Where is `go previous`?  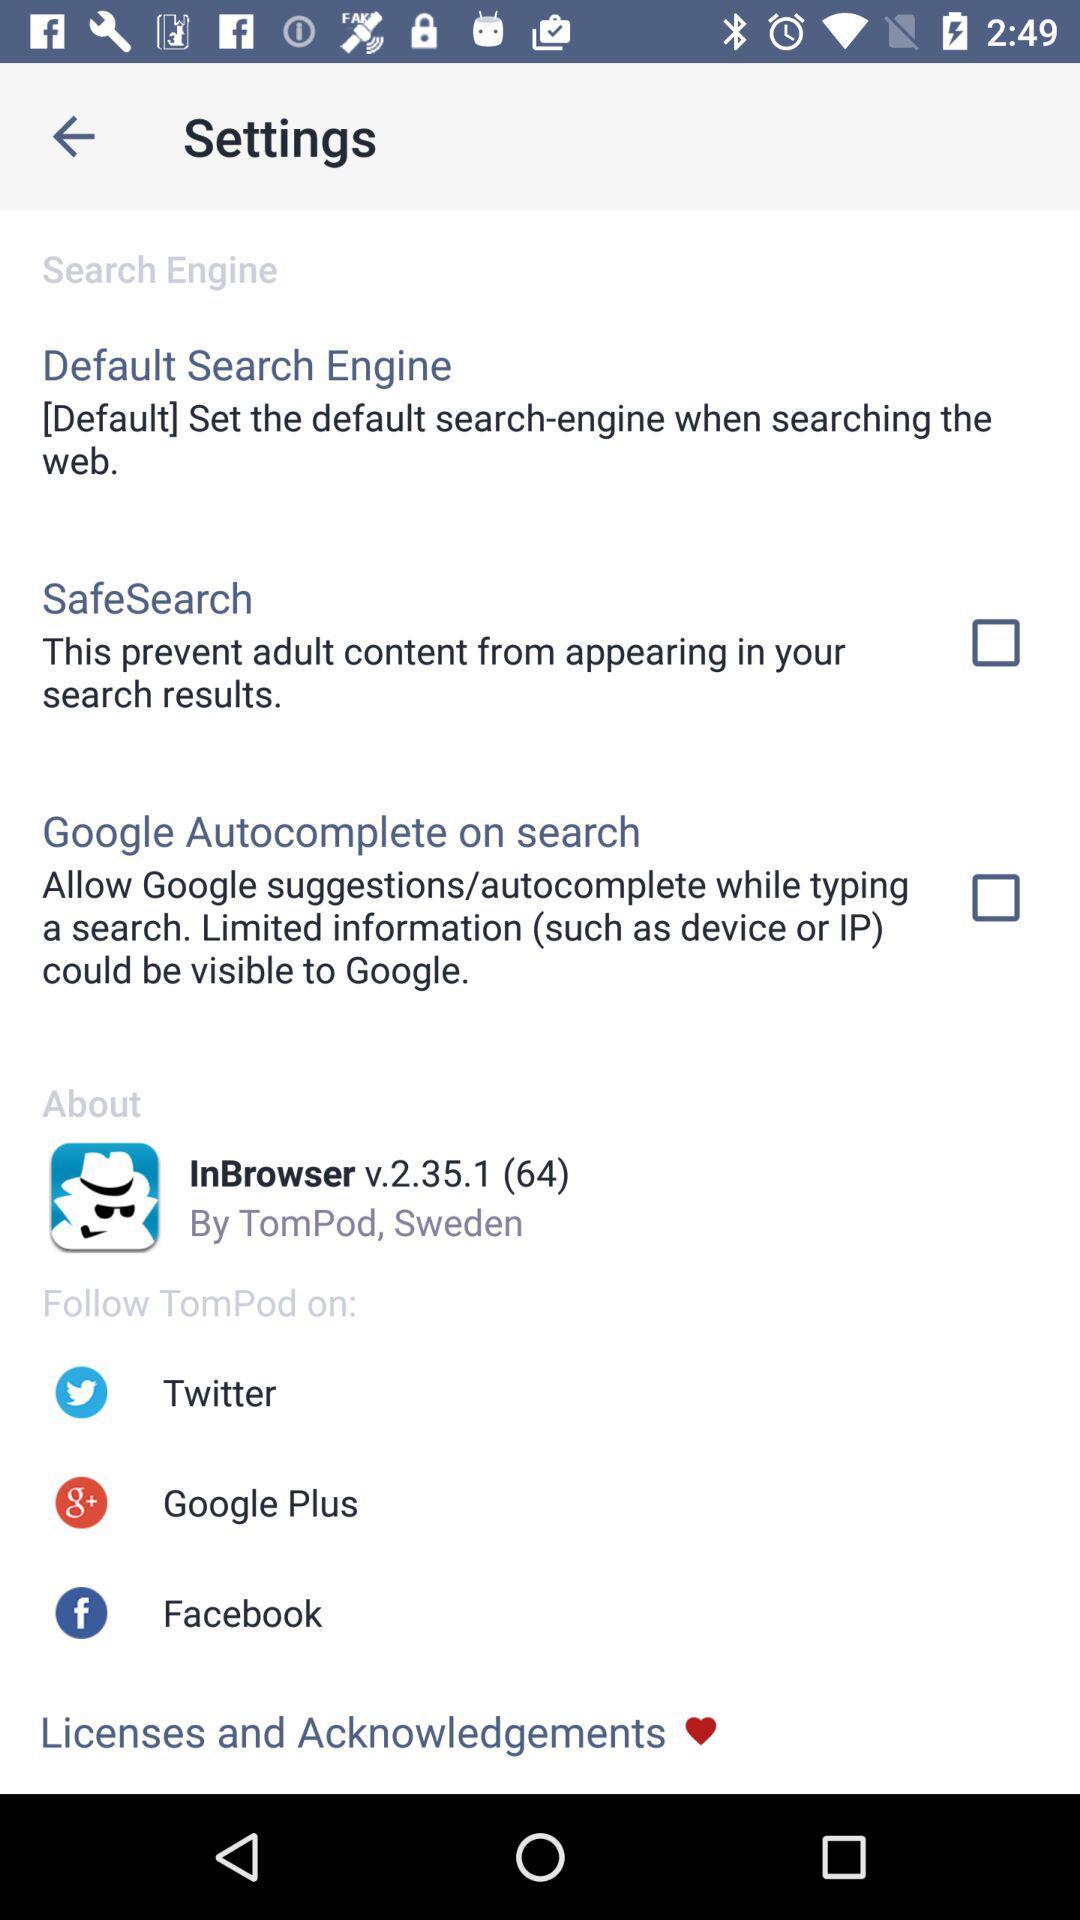 go previous is located at coordinates (72, 135).